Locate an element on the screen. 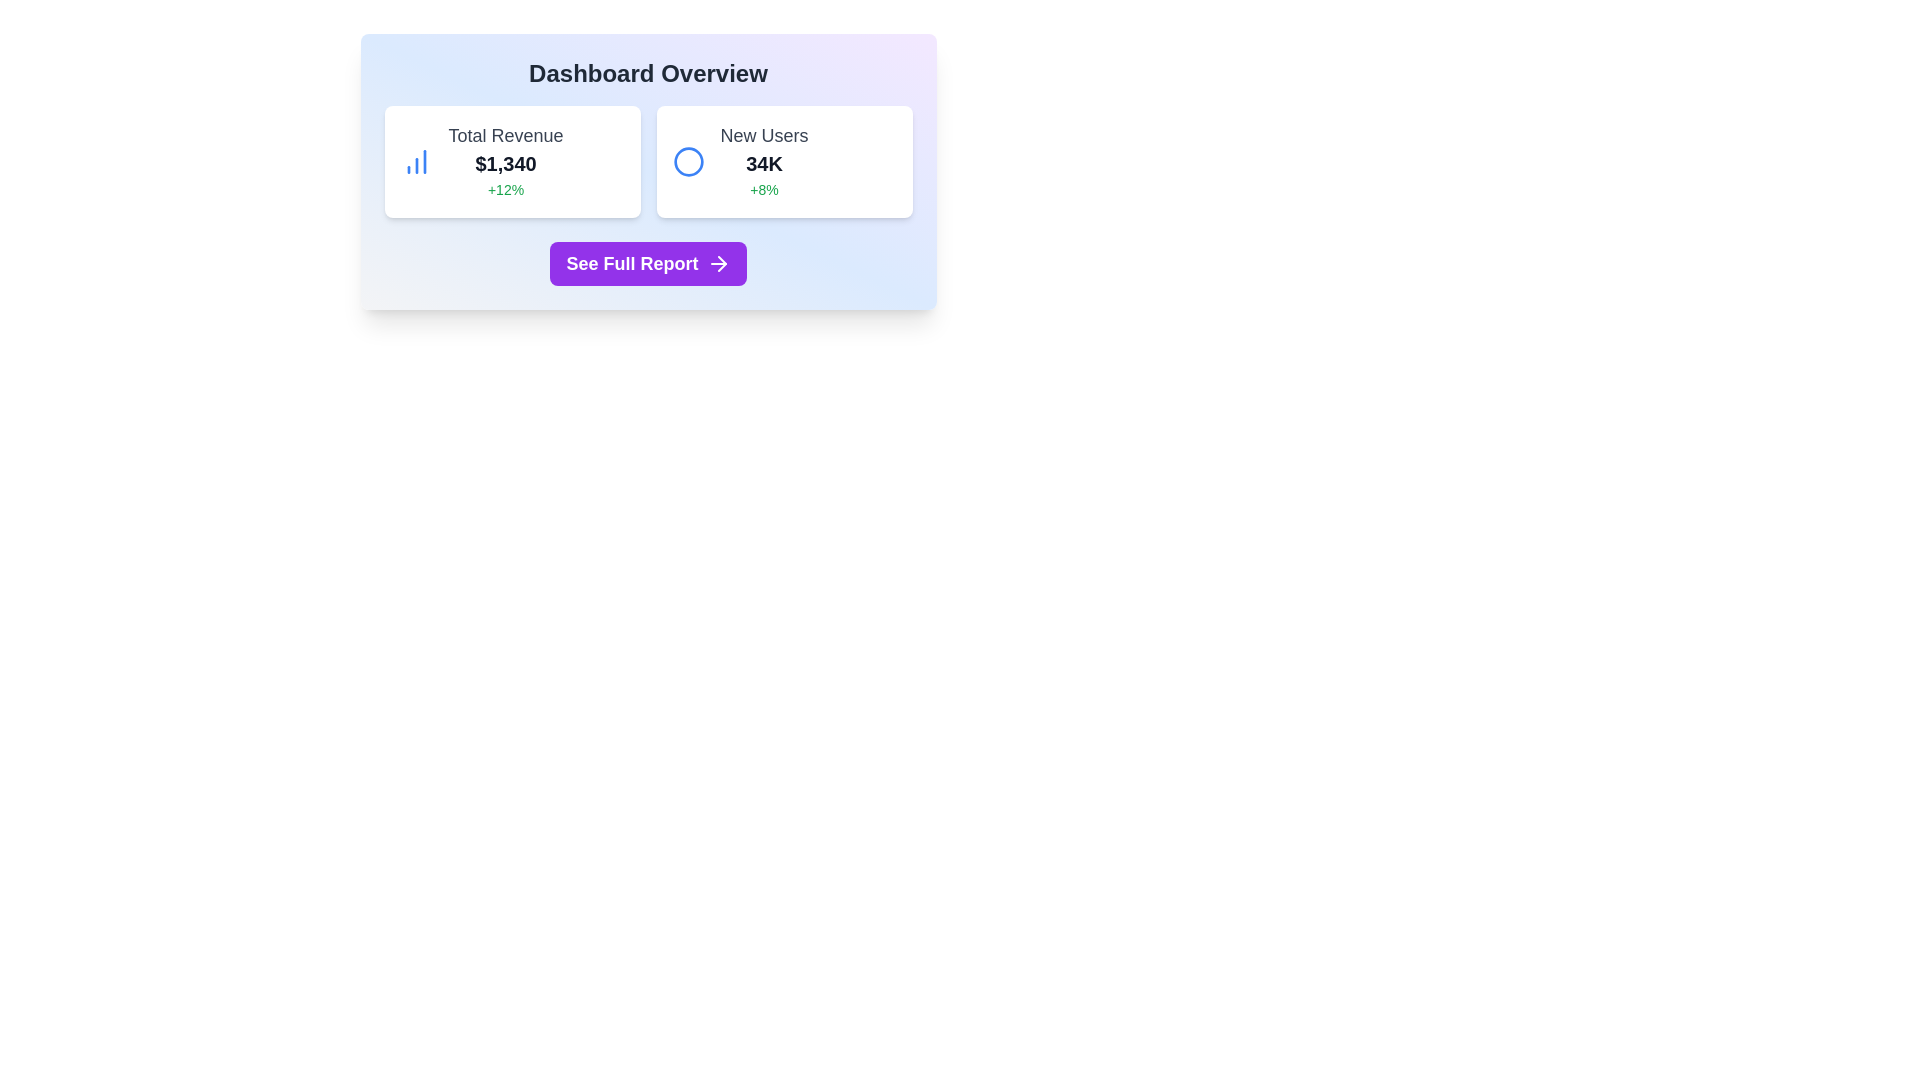 Image resolution: width=1920 pixels, height=1080 pixels. the static text label 'New Users' located in the upper section of the dashboard card on the right-hand side, which indicates the metric being displayed is located at coordinates (763, 135).